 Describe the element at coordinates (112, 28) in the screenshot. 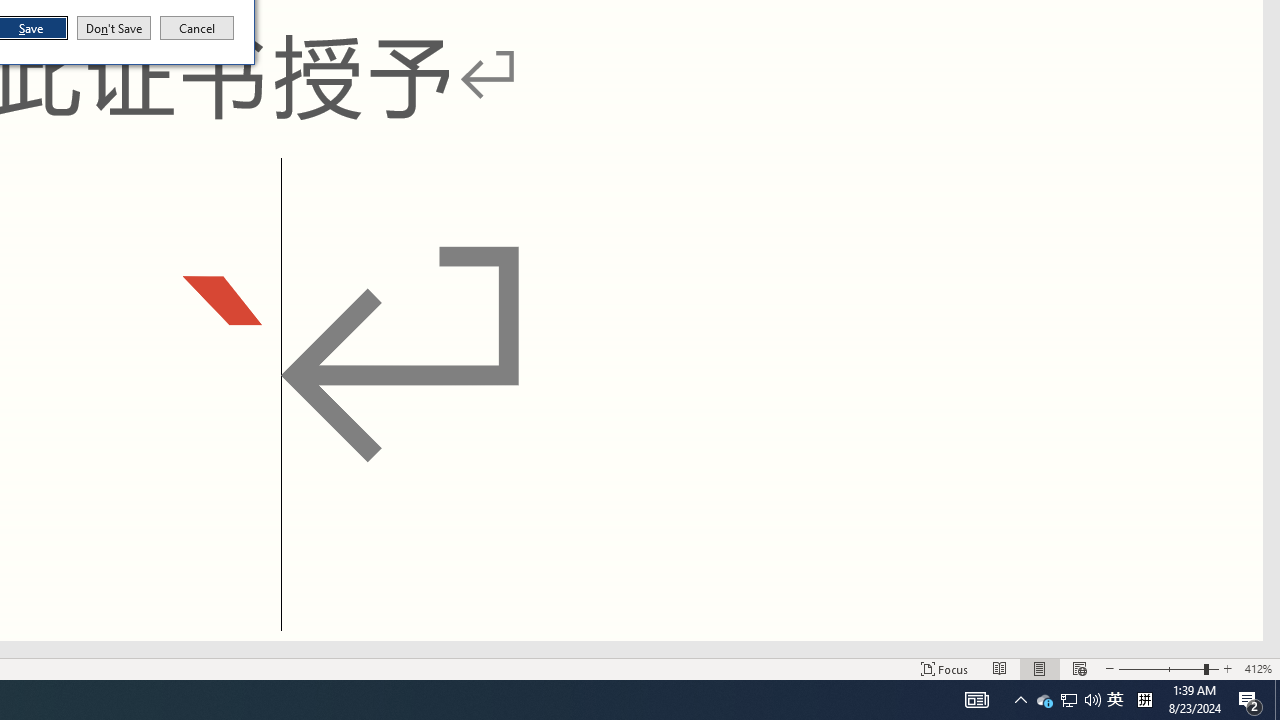

I see `'Don'` at that location.